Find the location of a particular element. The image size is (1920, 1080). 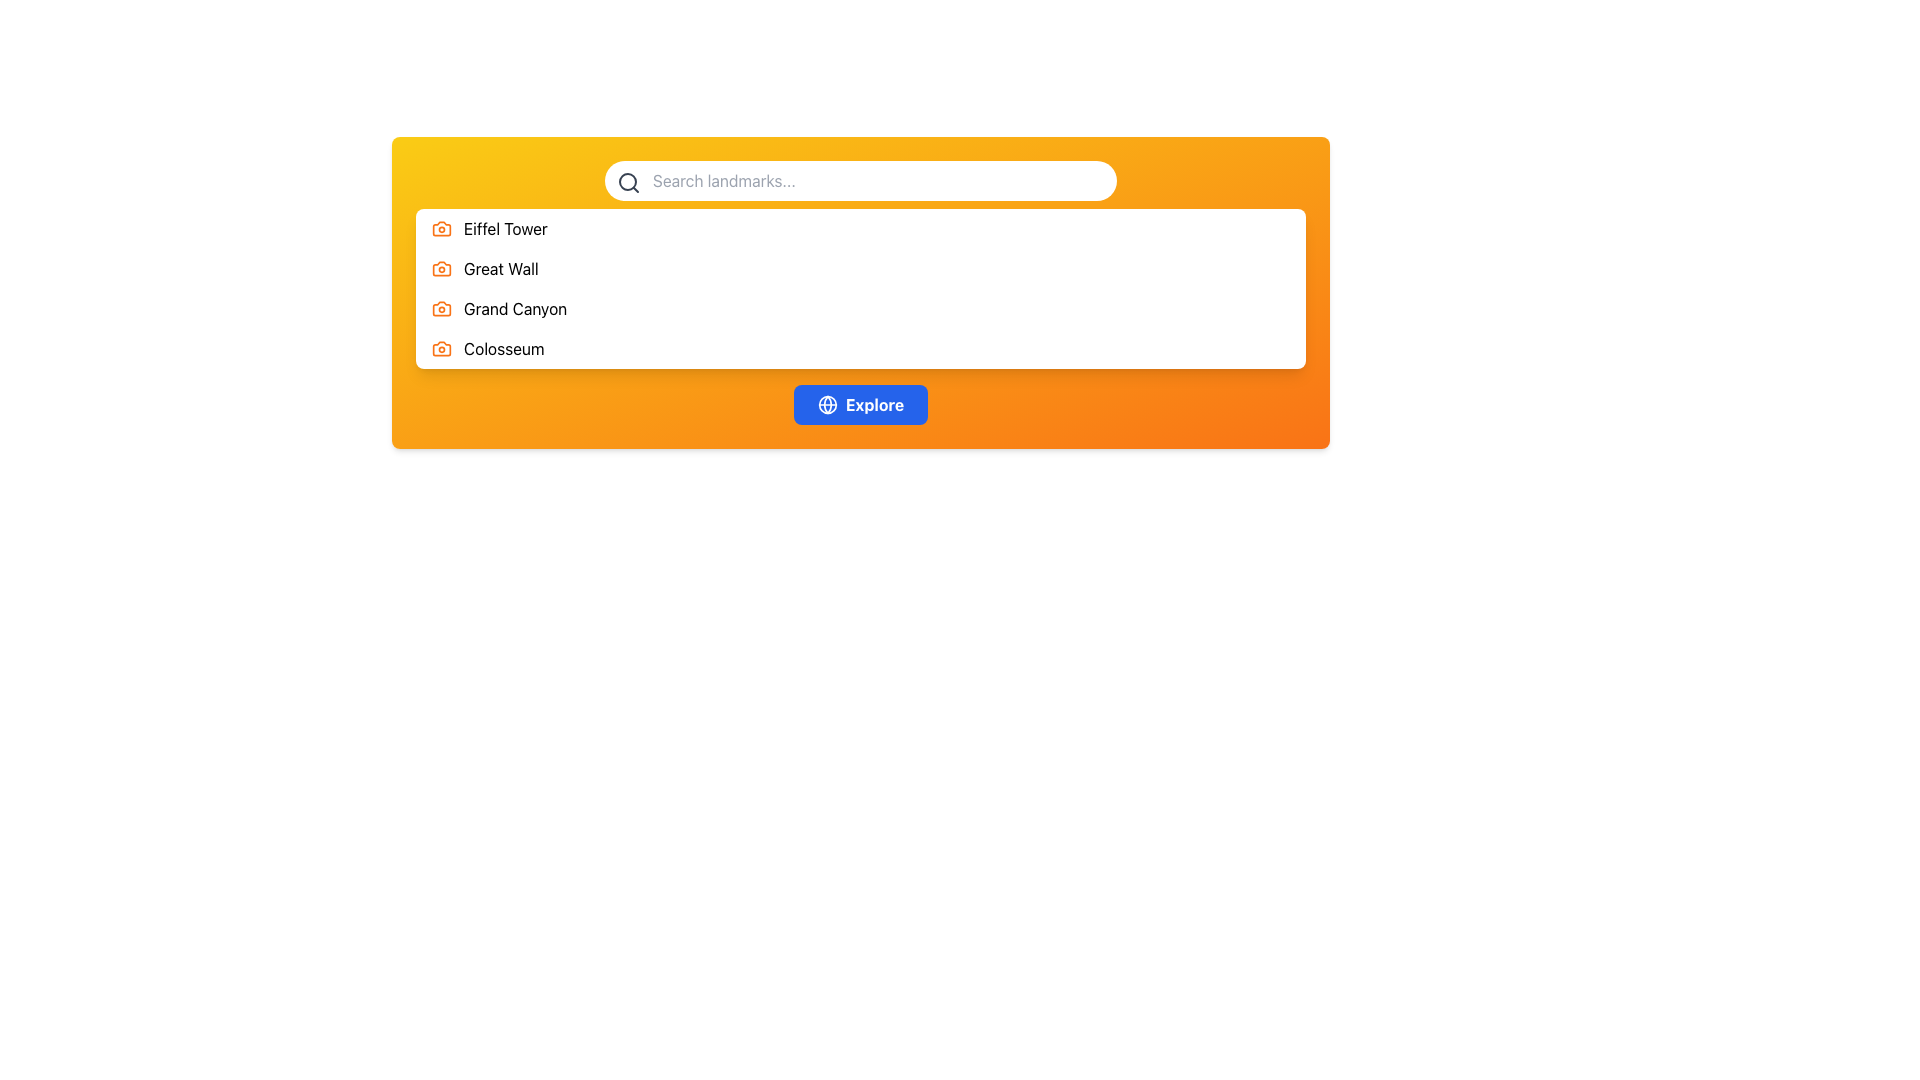

the text label displaying 'Eiffel Tower', which is the first item in a vertical list of selectable landmarks is located at coordinates (505, 227).